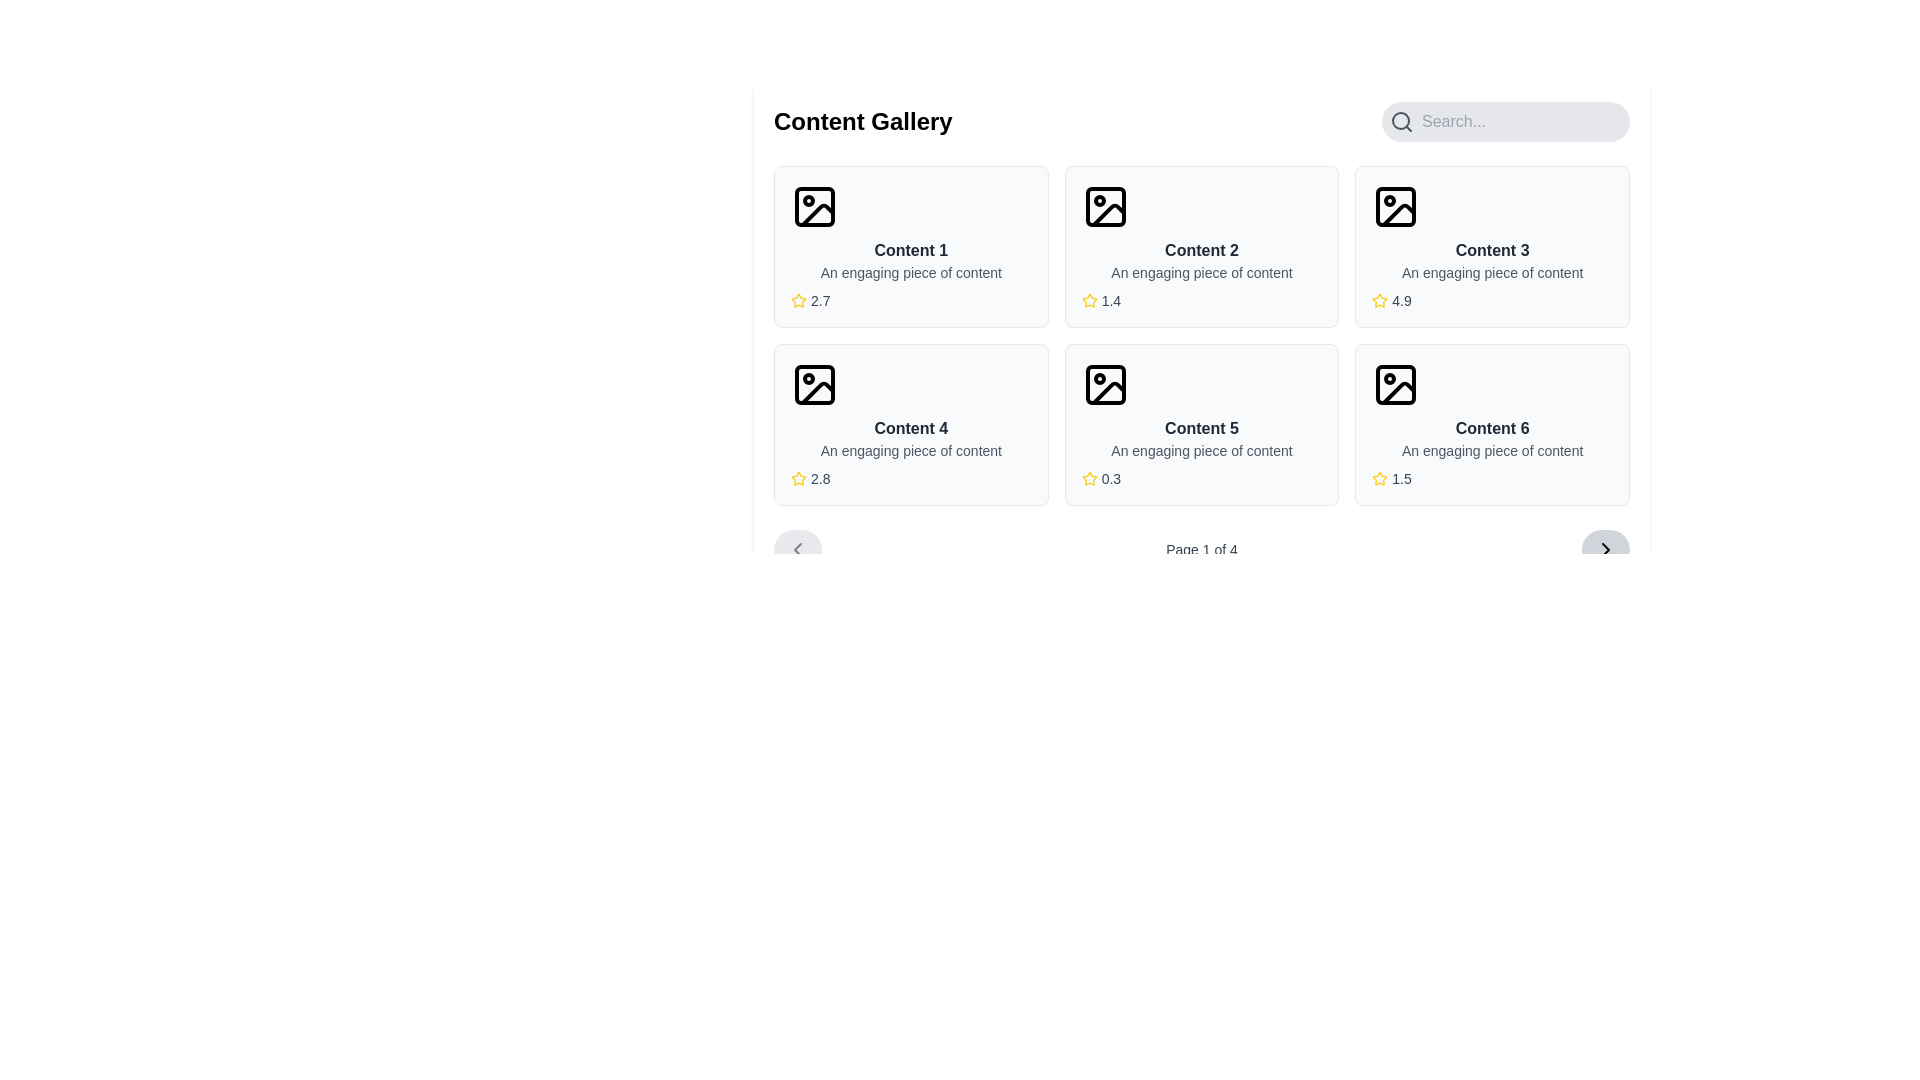 The image size is (1920, 1080). What do you see at coordinates (1088, 478) in the screenshot?
I see `the yellow star-shaped icon located below the thumbnail and title of 'Content 5', to the left of the rating text '0.3'` at bounding box center [1088, 478].